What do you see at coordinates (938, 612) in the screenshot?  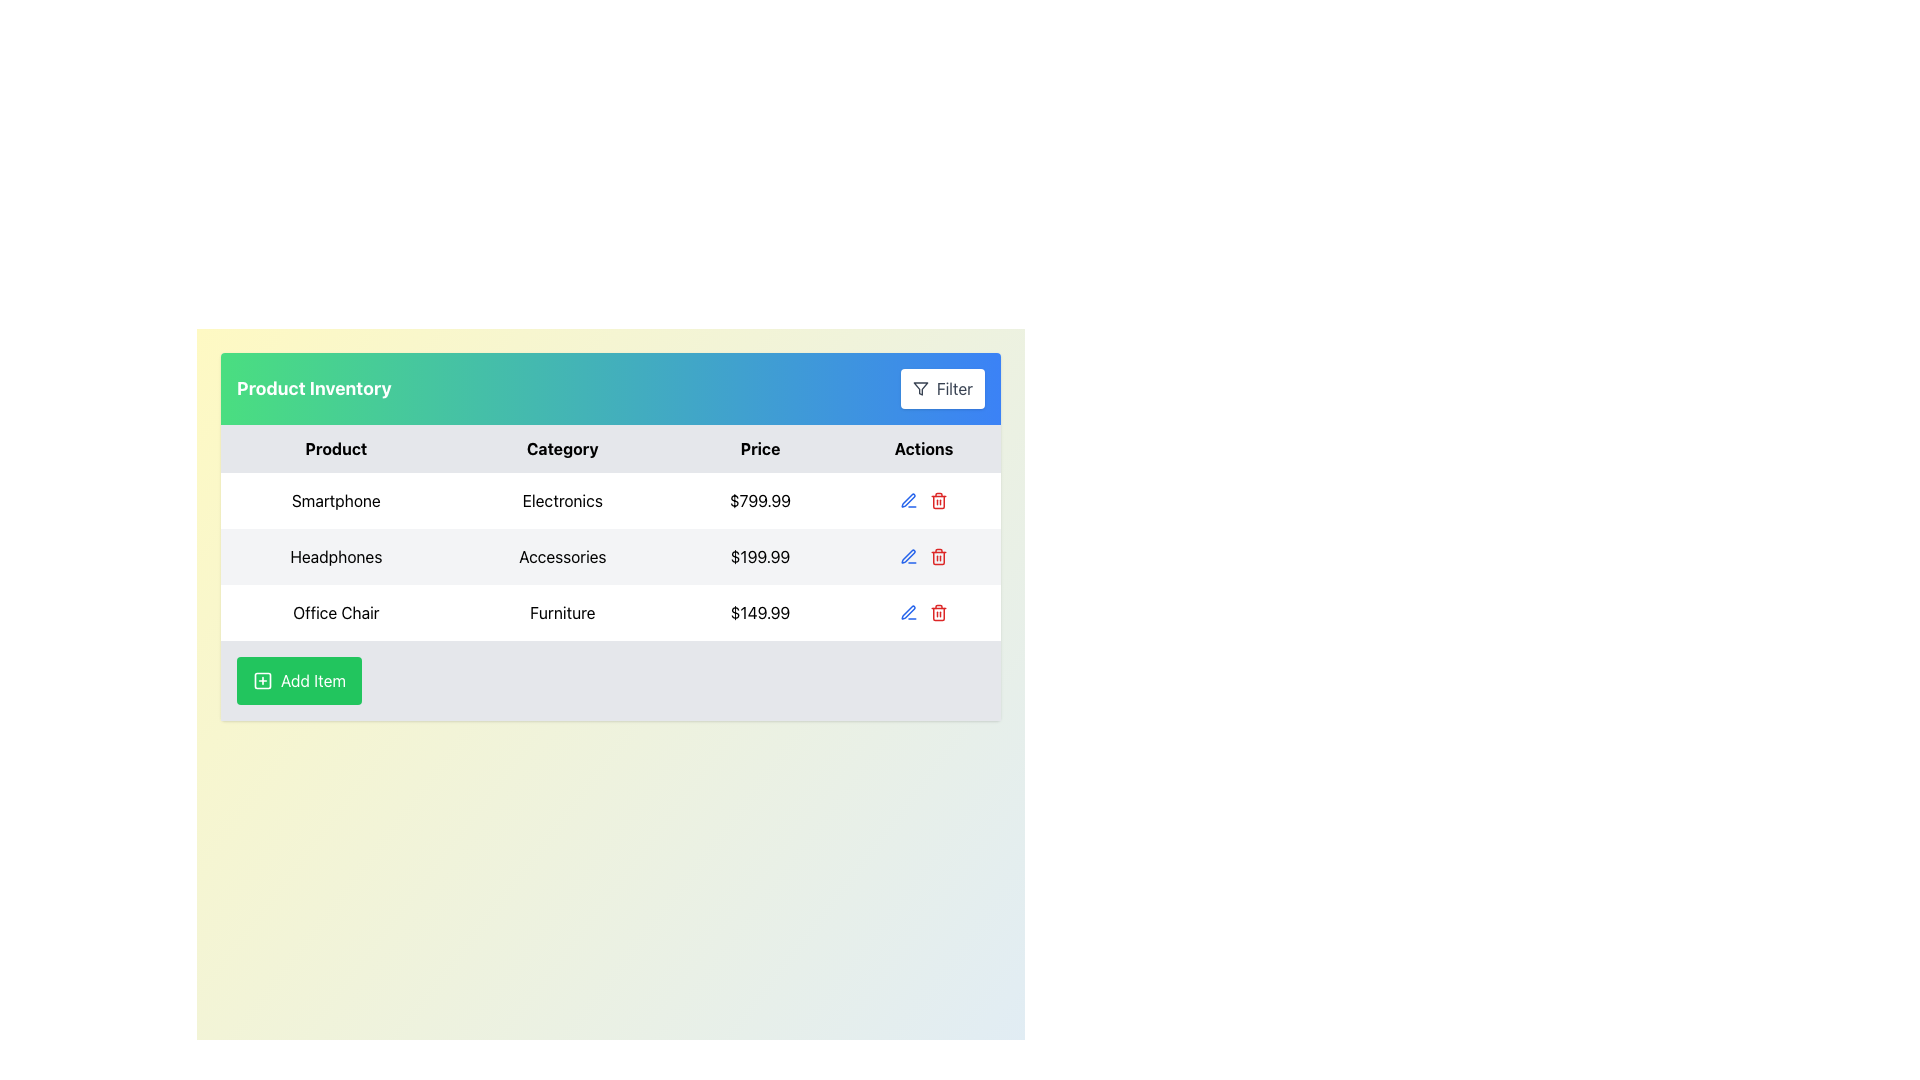 I see `the delete button located in the 'Actions' column of the third row of the table` at bounding box center [938, 612].